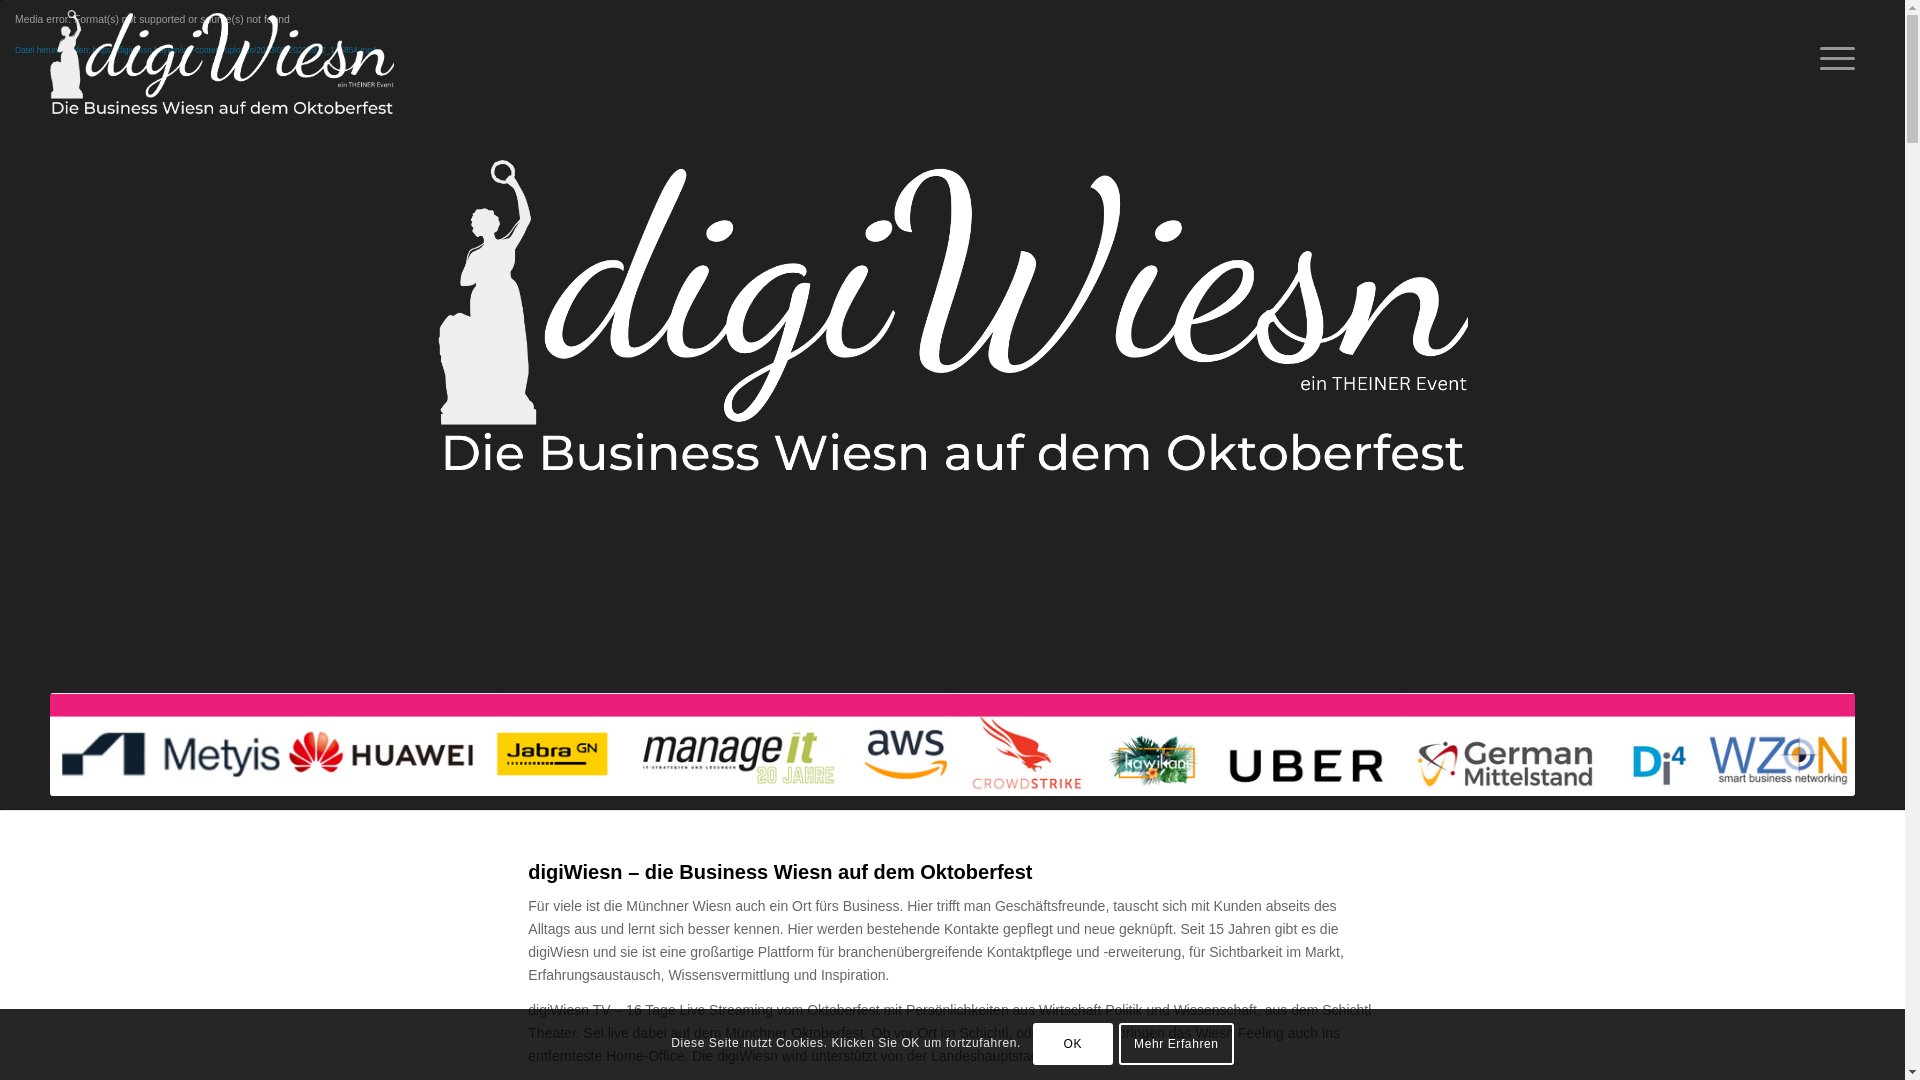 The height and width of the screenshot is (1080, 1920). Describe the element at coordinates (1176, 1043) in the screenshot. I see `'Mehr Erfahren'` at that location.